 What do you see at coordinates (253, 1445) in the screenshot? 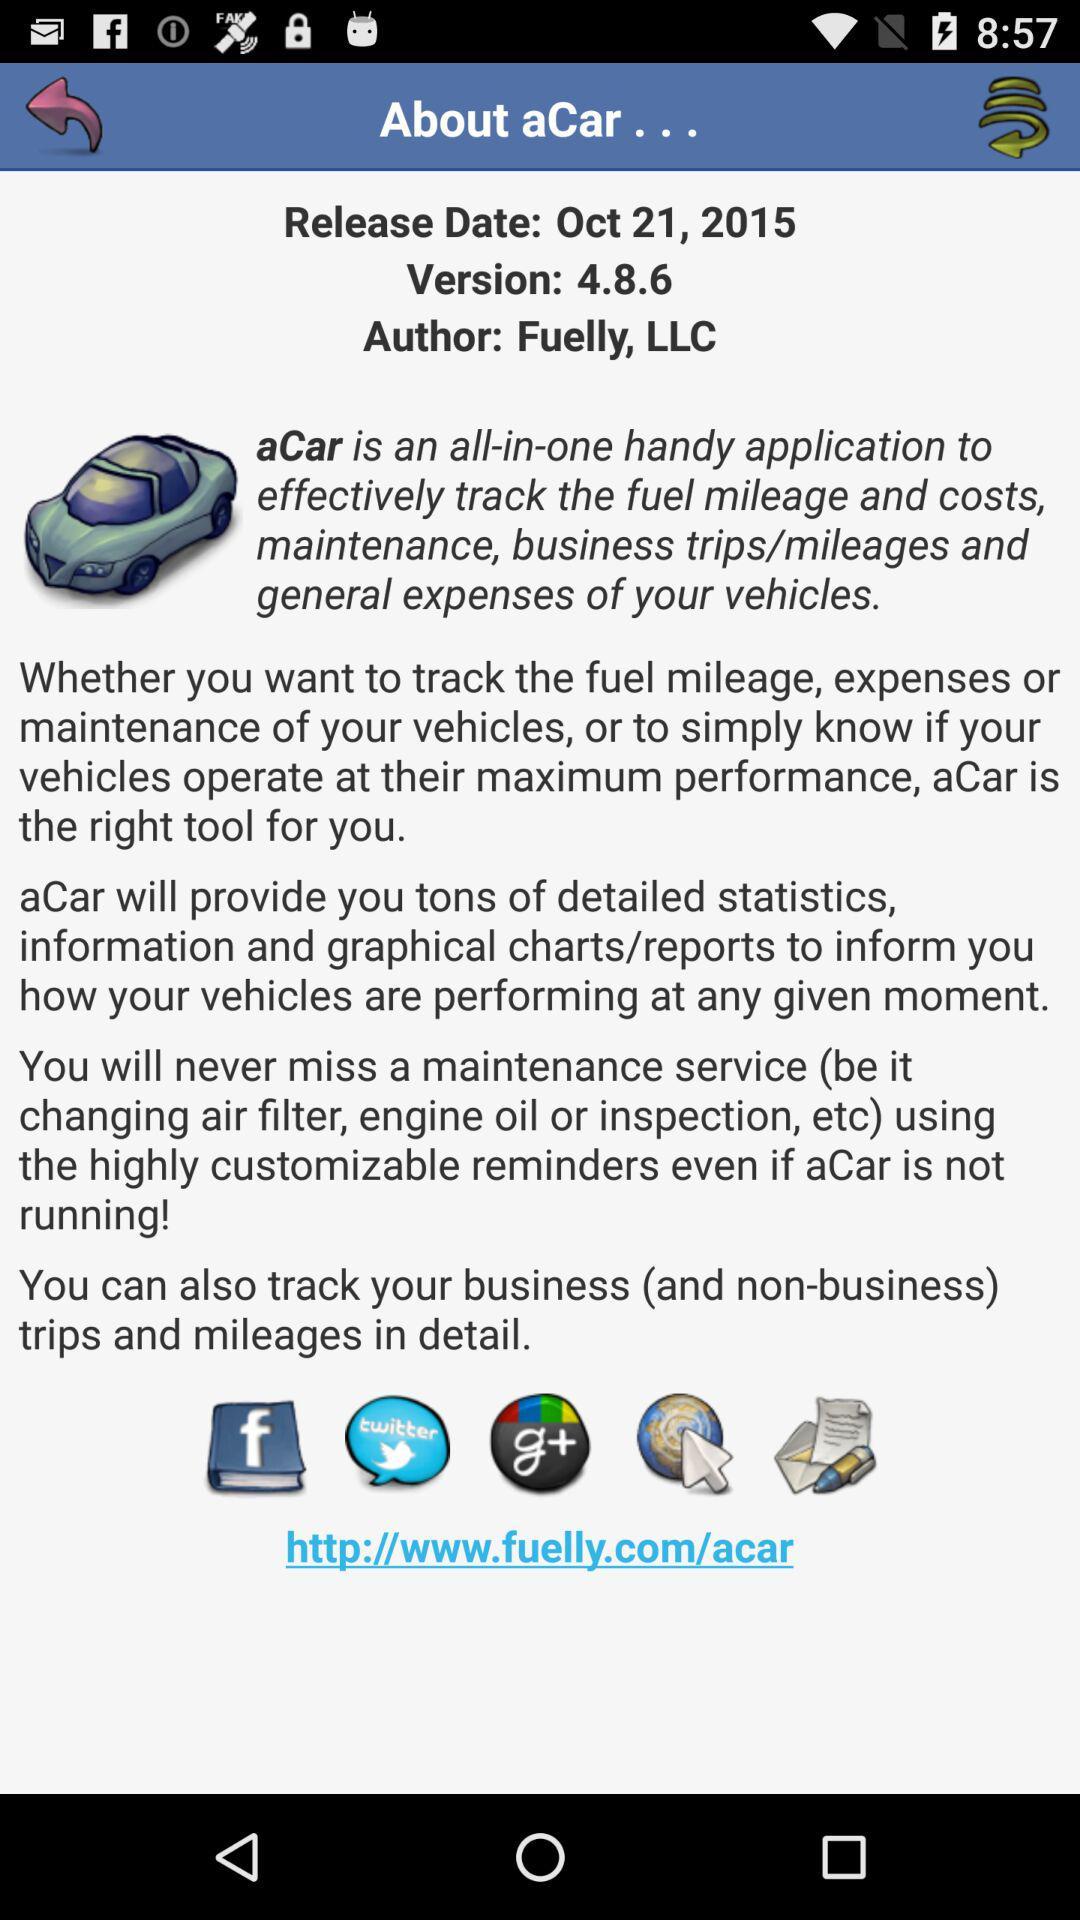
I see `facebook` at bounding box center [253, 1445].